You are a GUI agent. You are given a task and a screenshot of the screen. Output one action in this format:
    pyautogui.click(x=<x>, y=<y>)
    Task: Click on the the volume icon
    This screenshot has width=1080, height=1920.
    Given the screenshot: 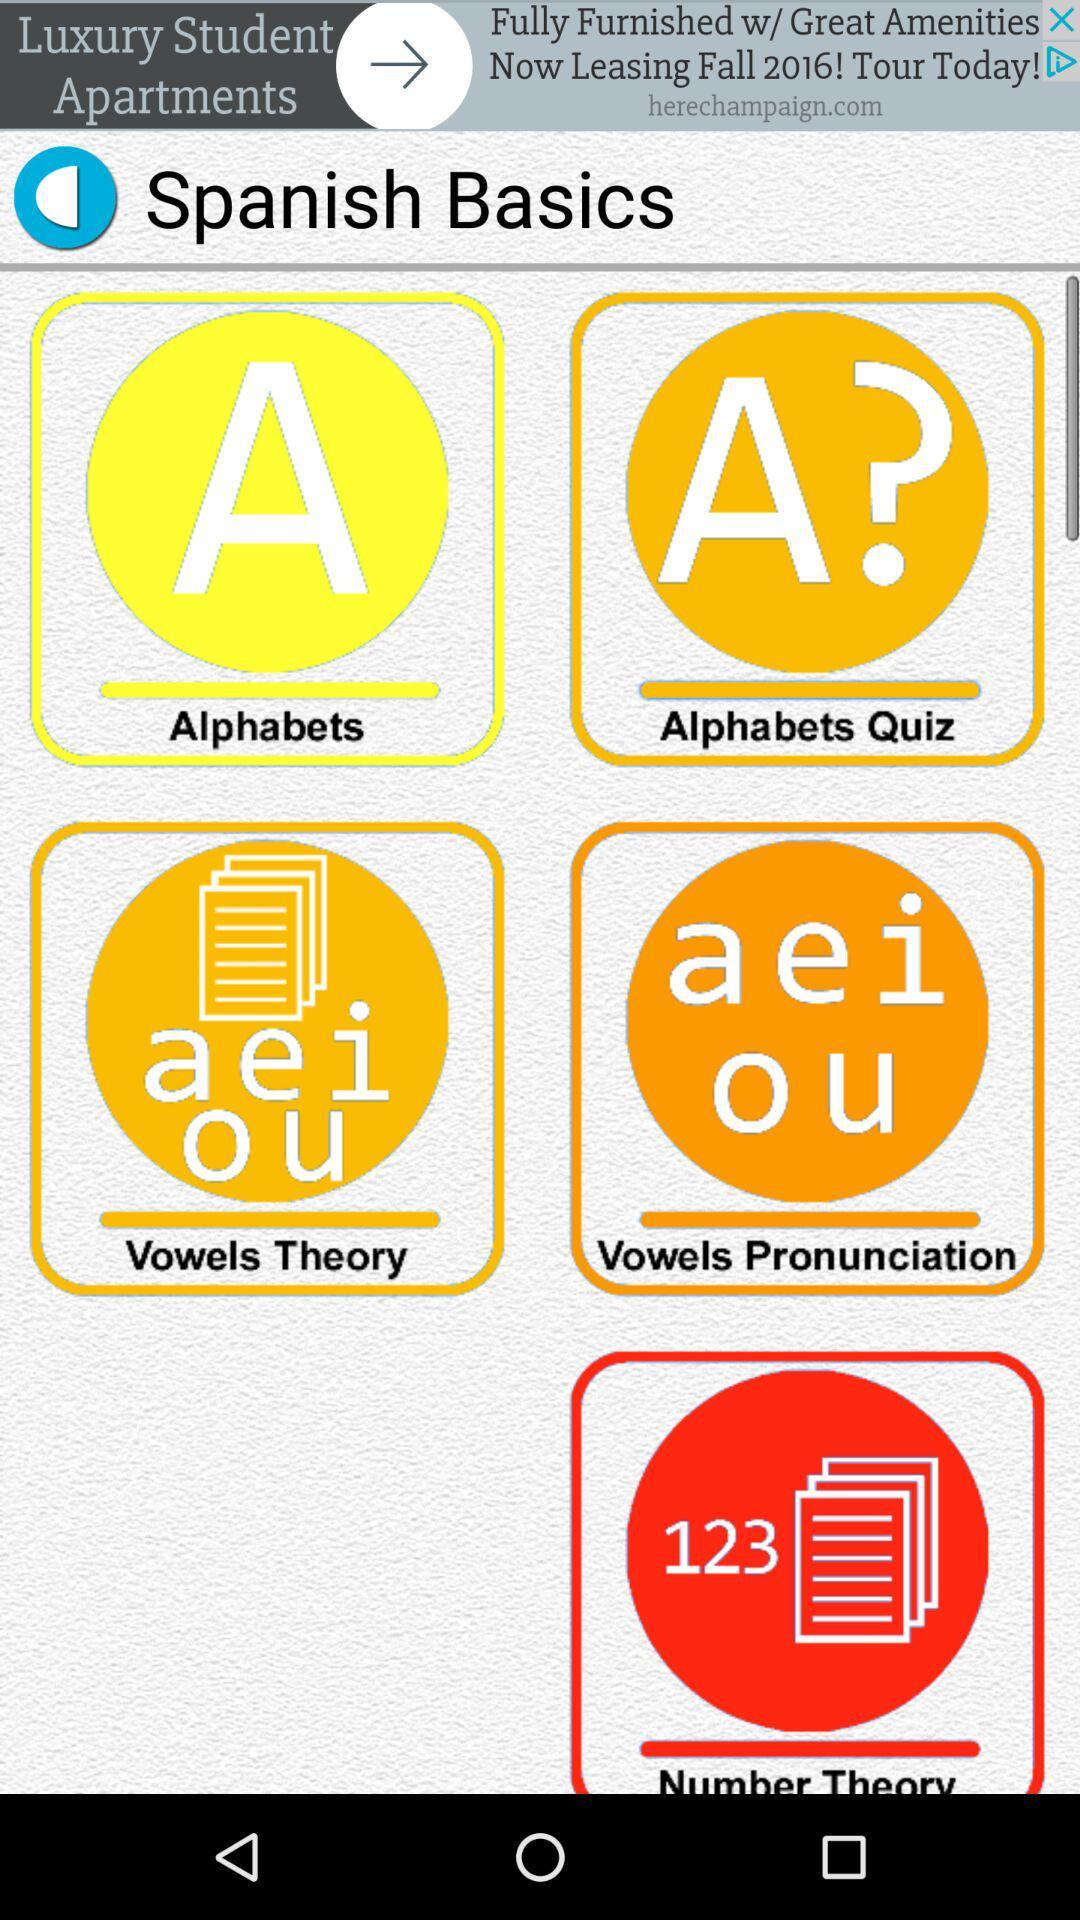 What is the action you would take?
    pyautogui.click(x=64, y=210)
    